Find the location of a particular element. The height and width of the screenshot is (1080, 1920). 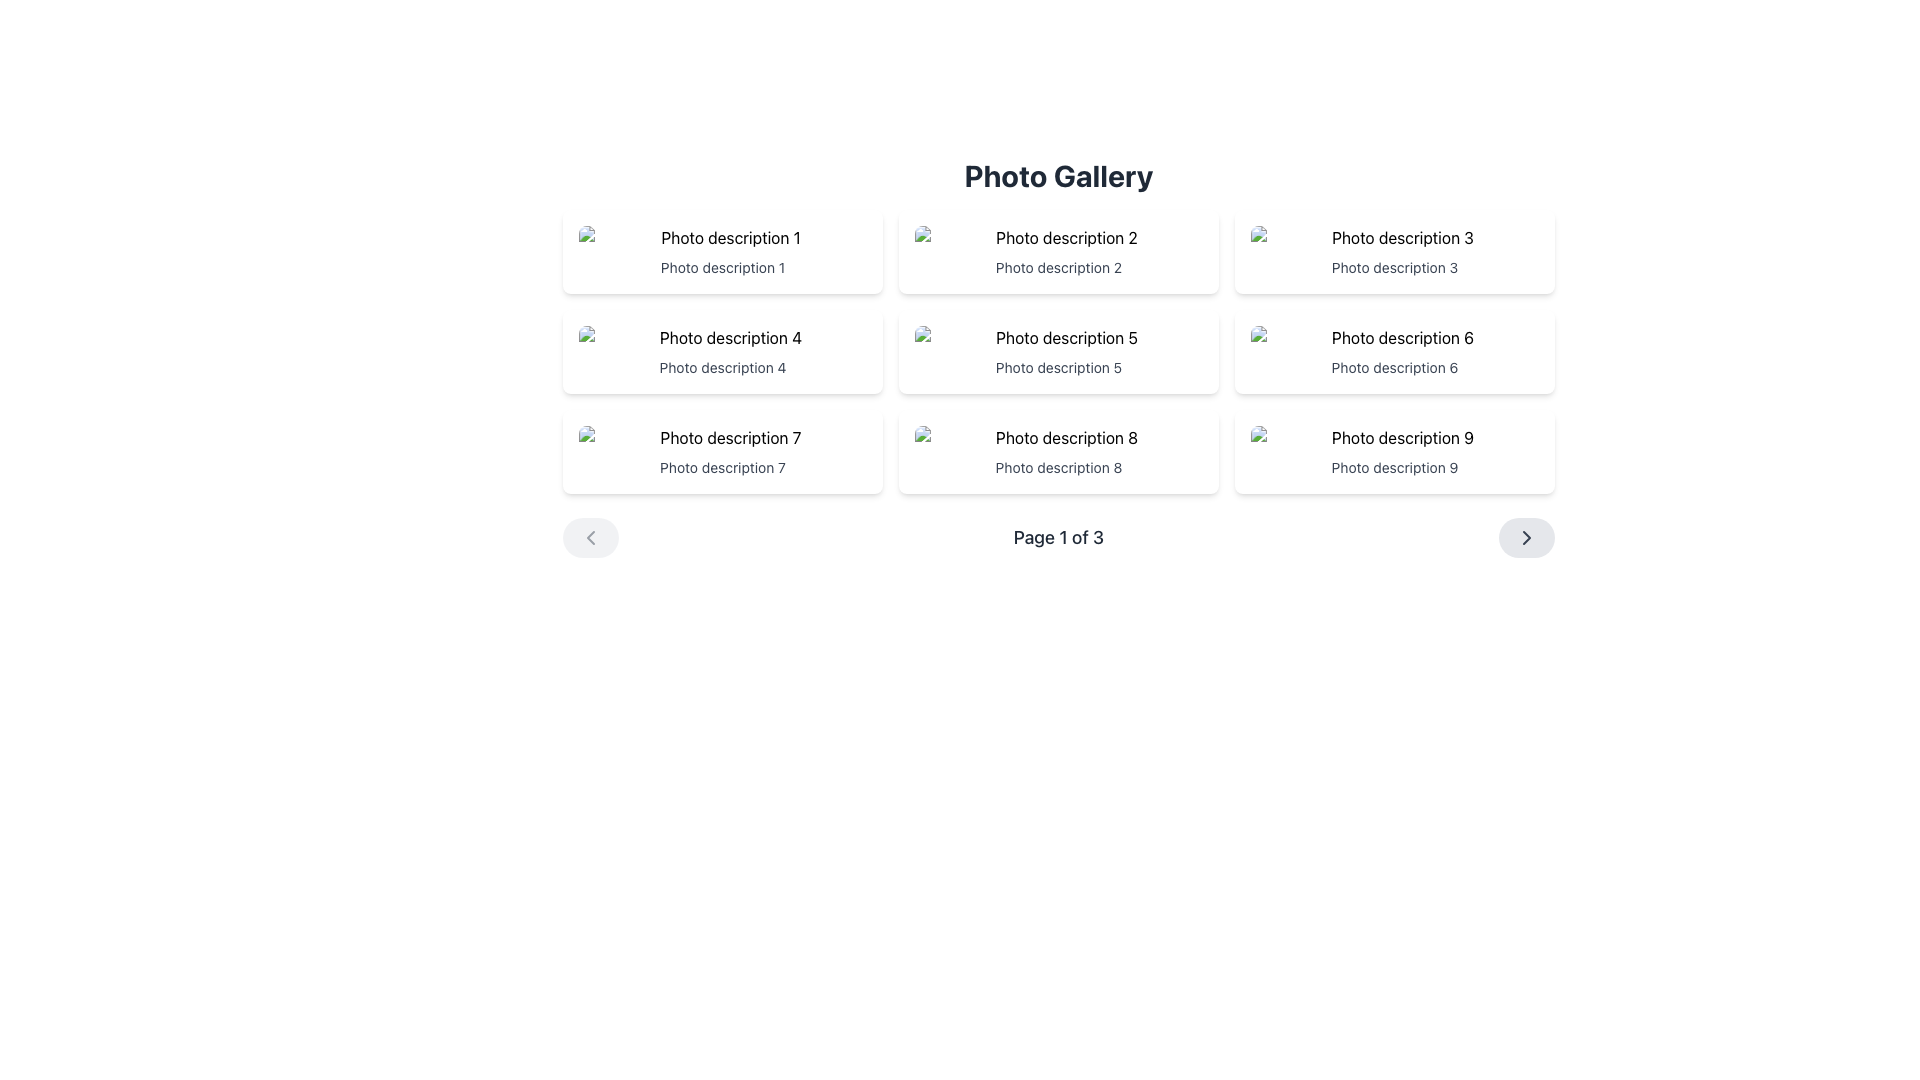

the rectangular image with rounded corners and a landscape illustration labeled 'Photo description 6' is located at coordinates (1394, 337).